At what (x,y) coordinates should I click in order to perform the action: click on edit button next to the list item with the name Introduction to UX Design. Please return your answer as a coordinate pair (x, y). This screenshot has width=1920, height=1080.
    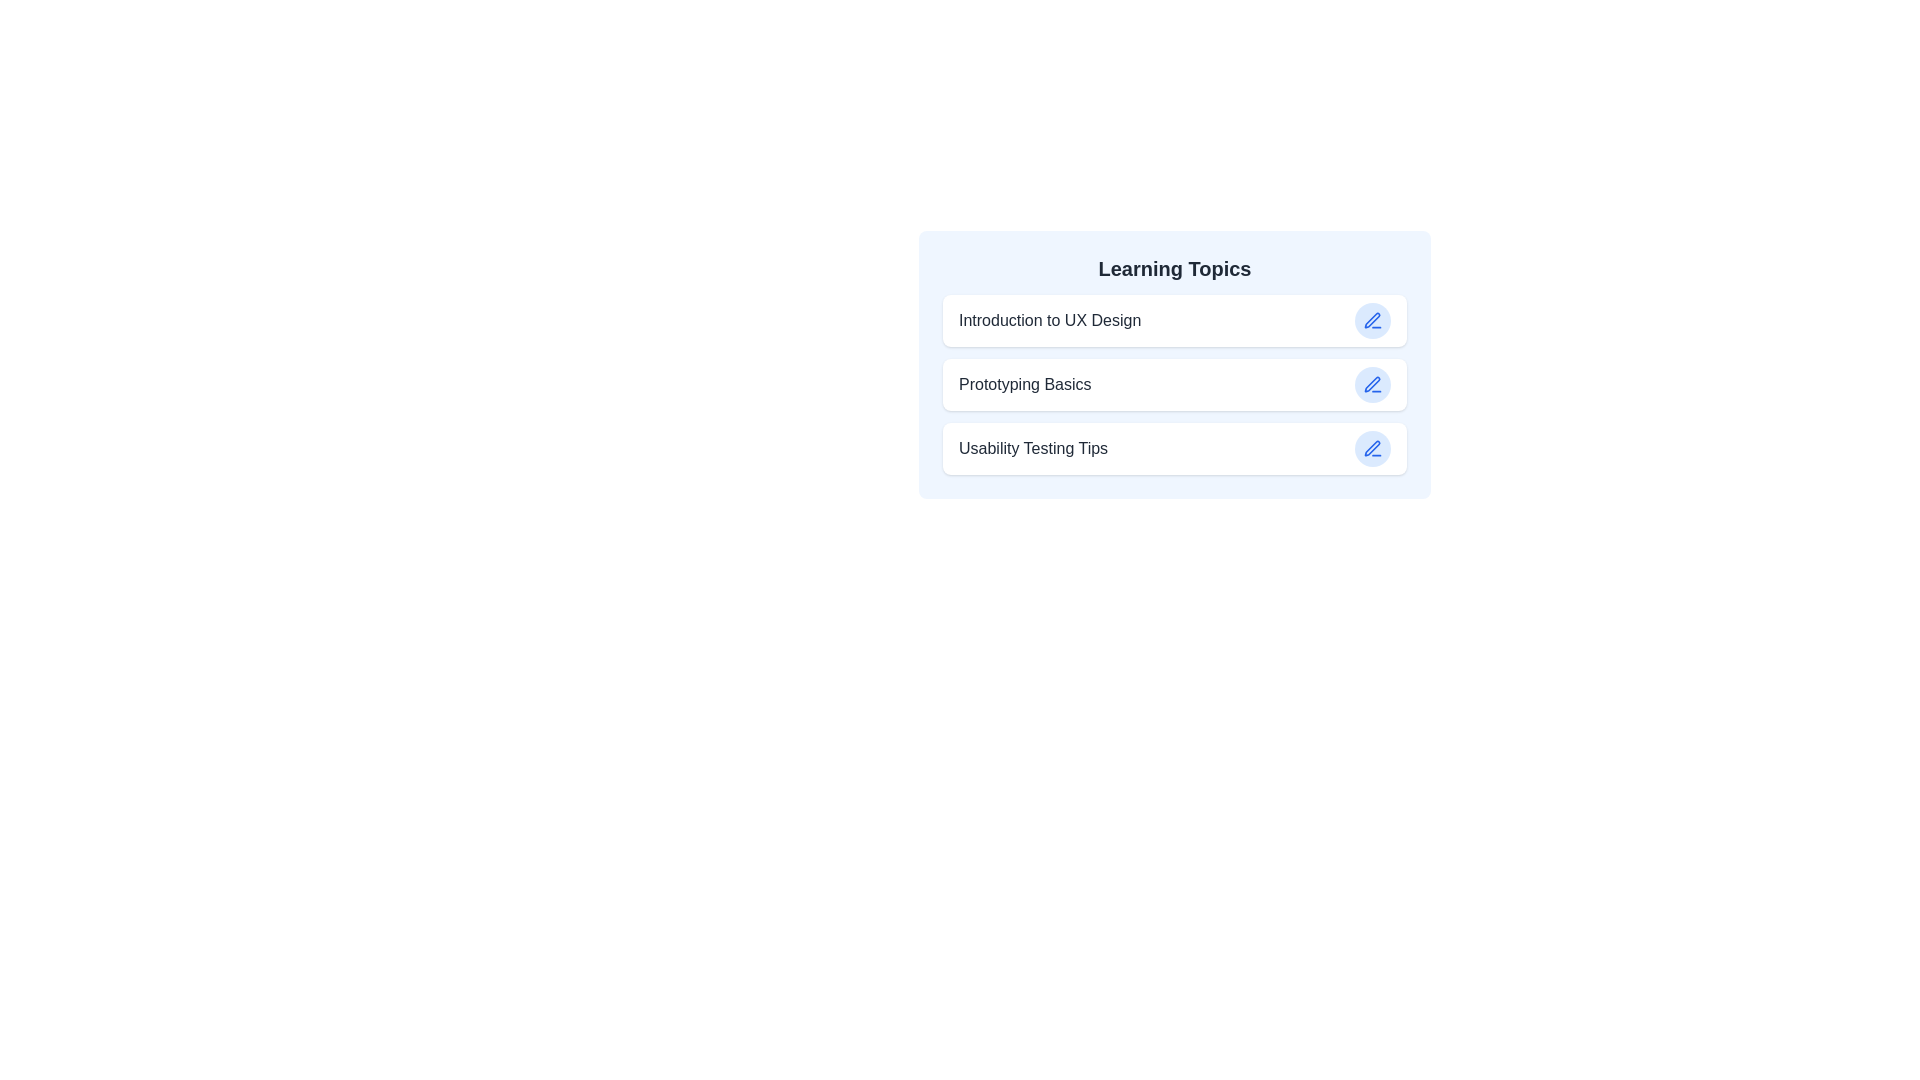
    Looking at the image, I should click on (1371, 319).